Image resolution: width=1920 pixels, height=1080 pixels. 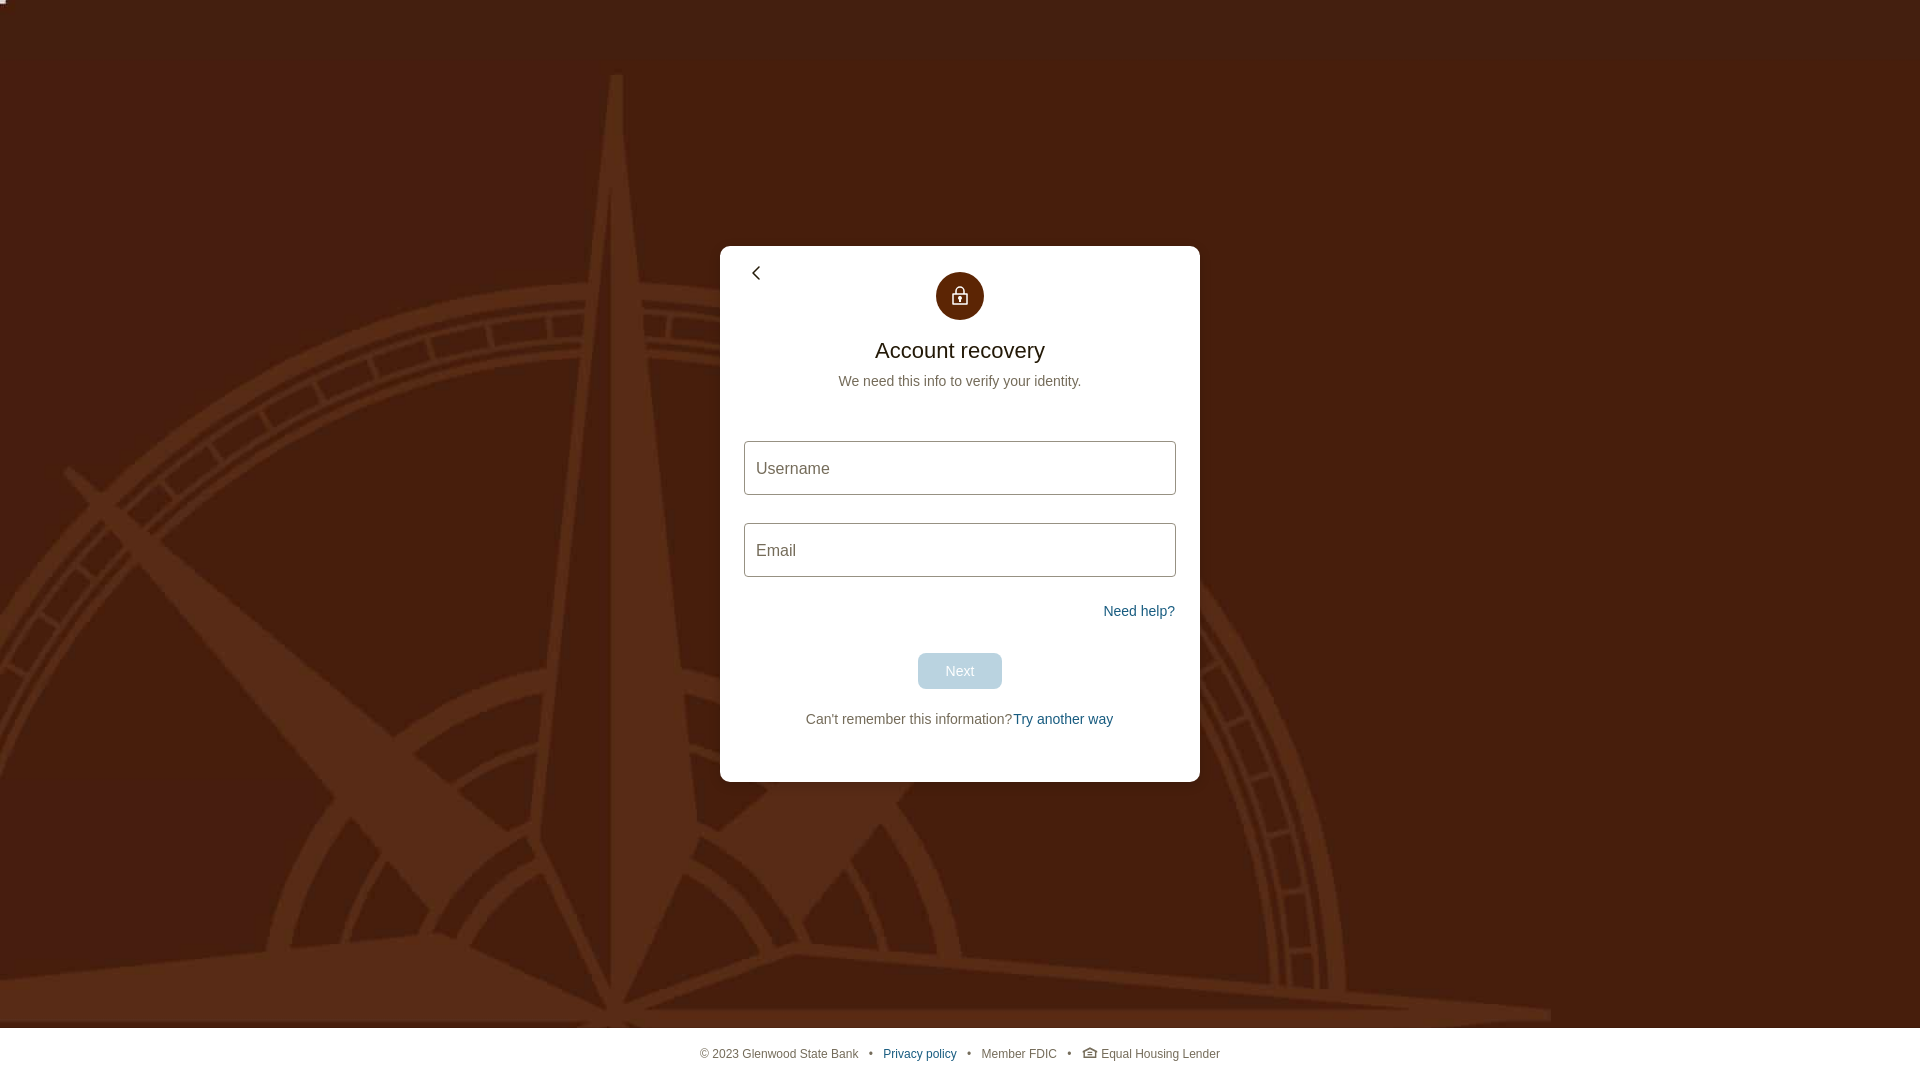 What do you see at coordinates (960, 550) in the screenshot?
I see `'Email'` at bounding box center [960, 550].